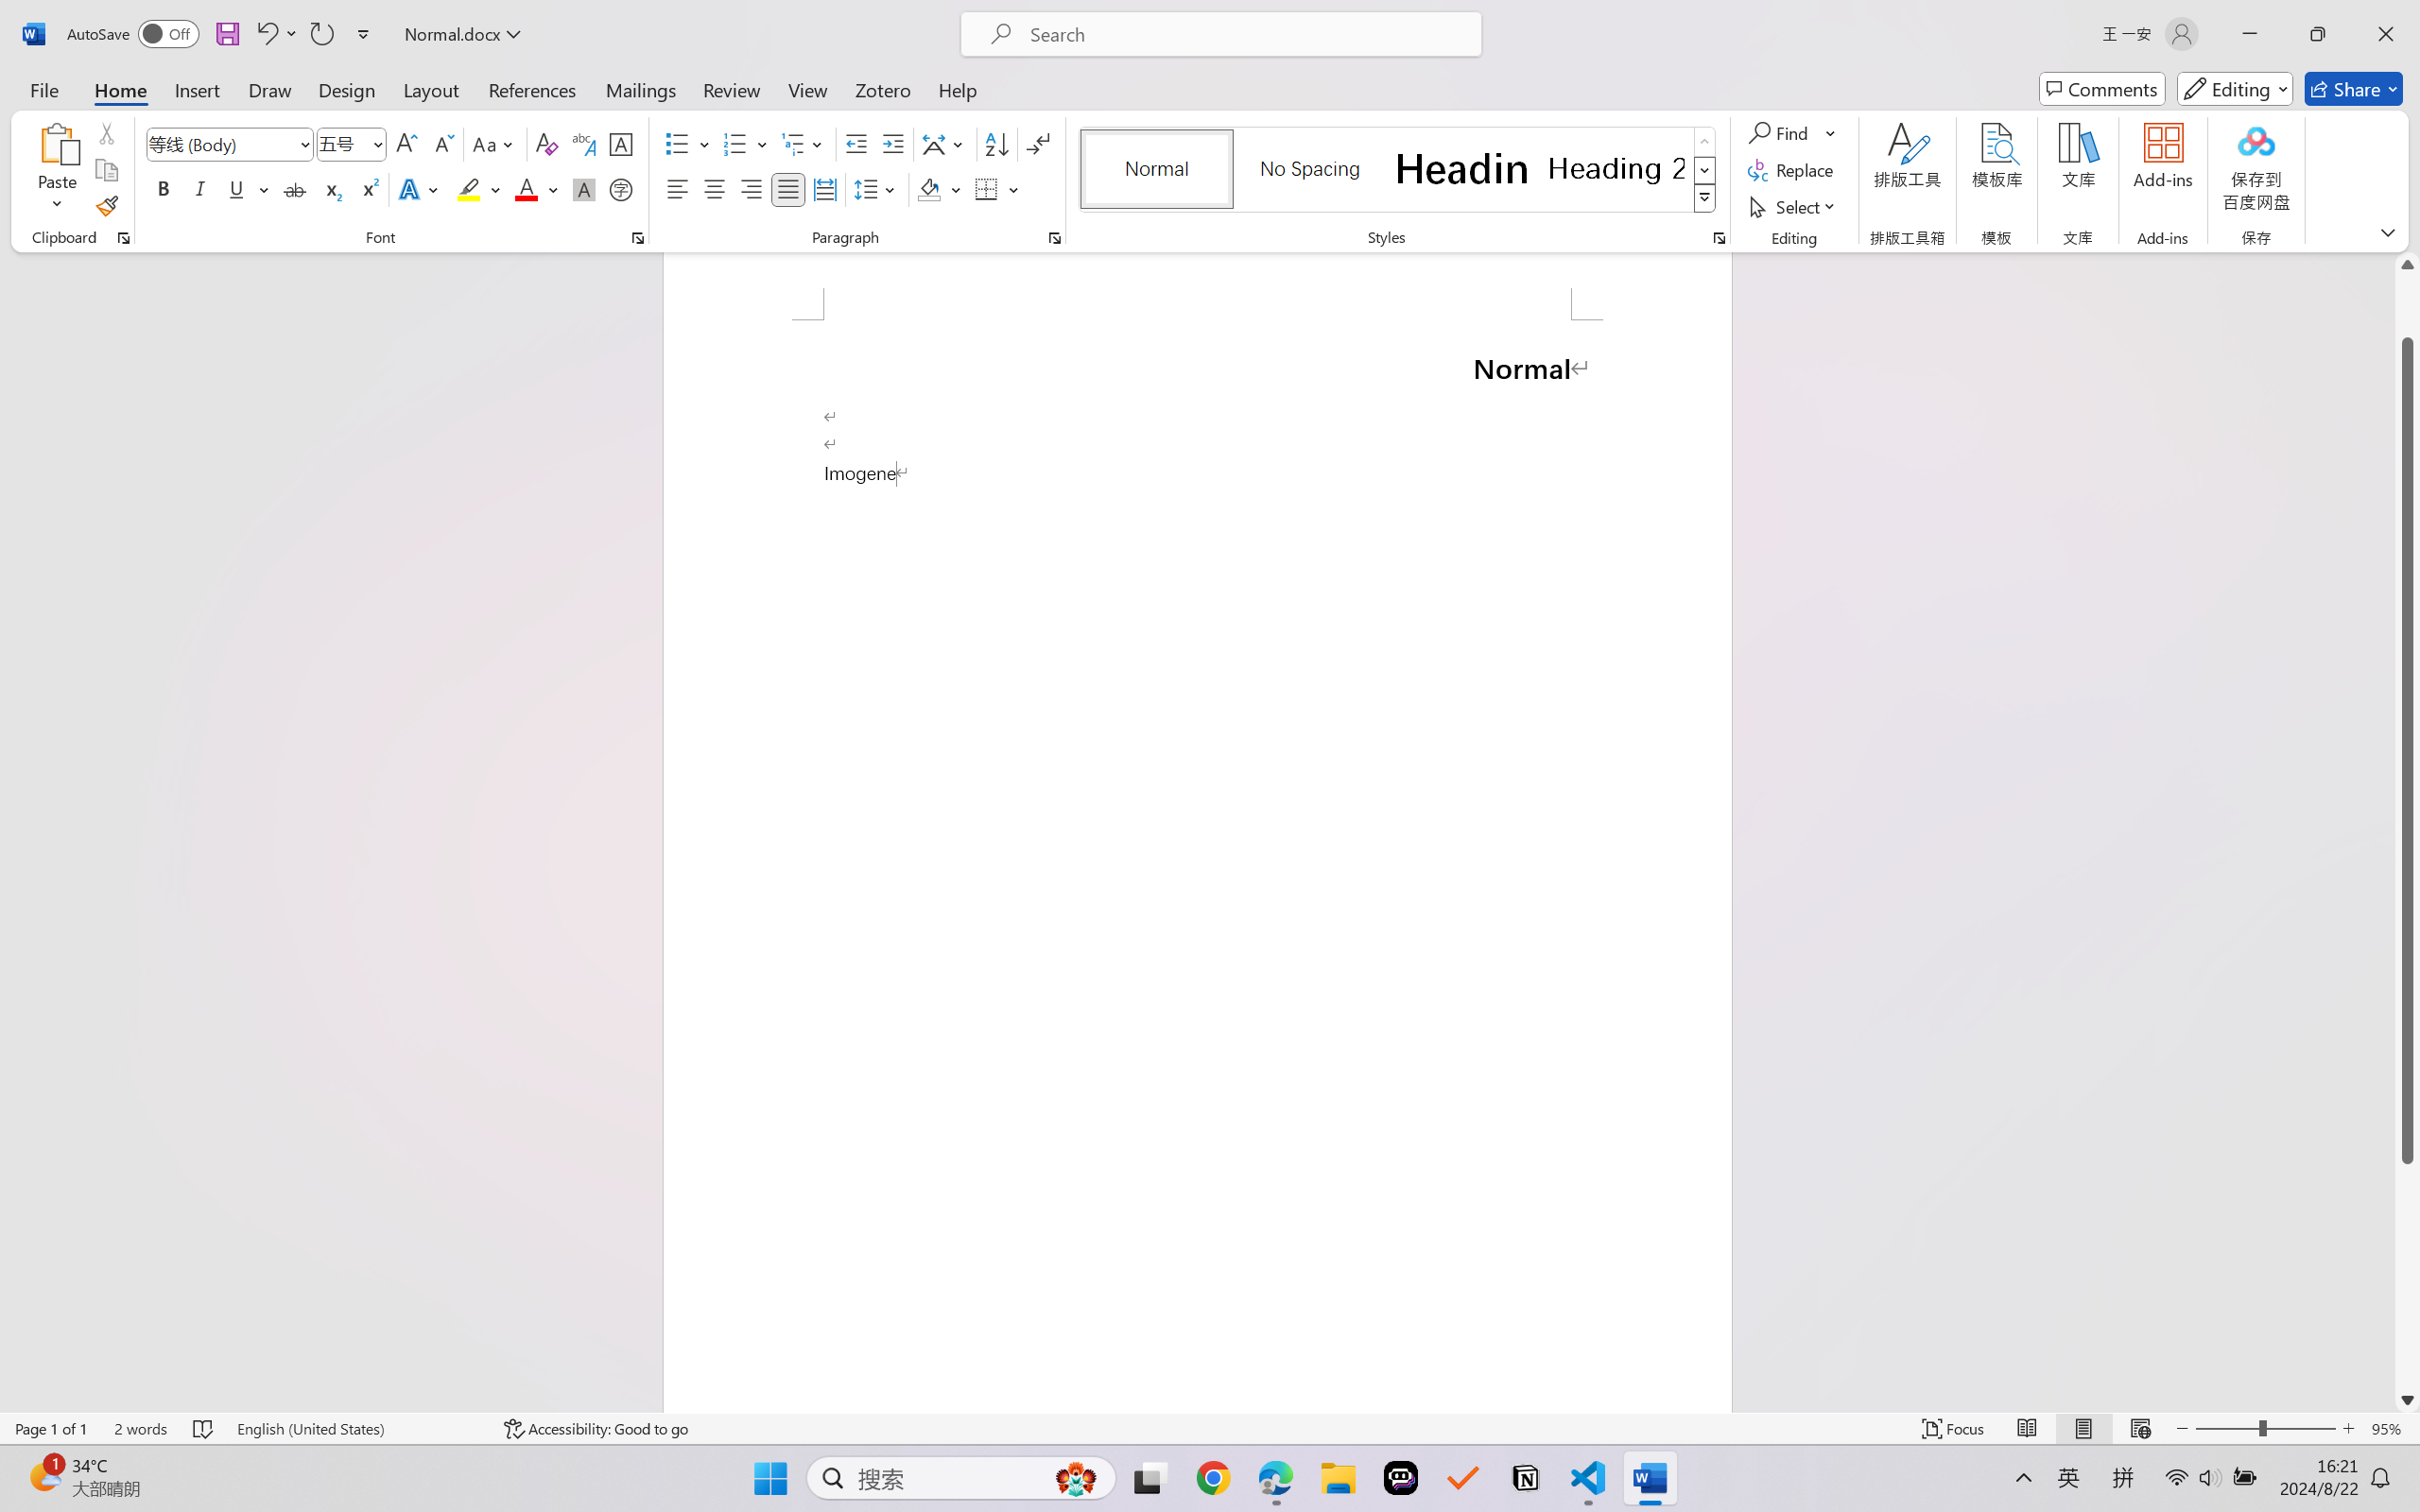 The image size is (2420, 1512). Describe the element at coordinates (1054, 237) in the screenshot. I see `'Paragraph...'` at that location.